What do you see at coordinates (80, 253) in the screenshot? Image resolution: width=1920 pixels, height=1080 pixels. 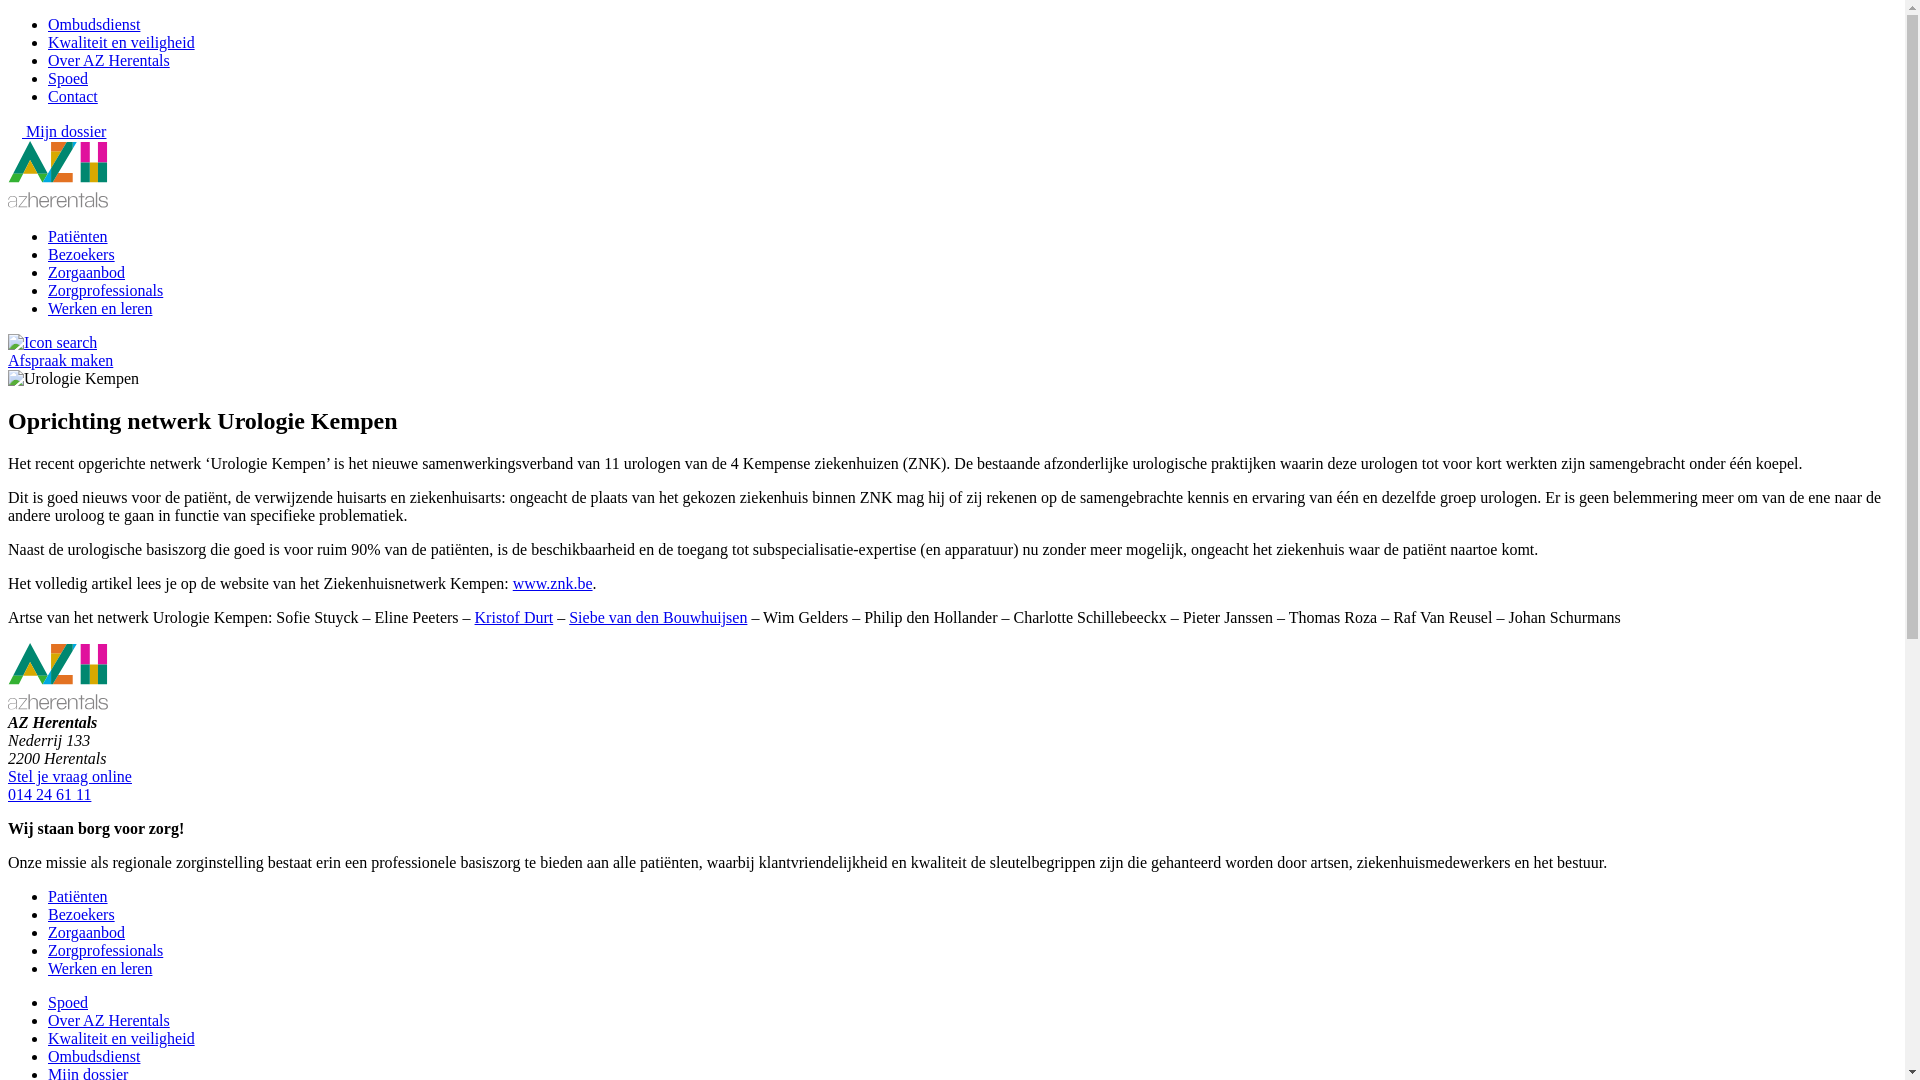 I see `'Bezoekers'` at bounding box center [80, 253].